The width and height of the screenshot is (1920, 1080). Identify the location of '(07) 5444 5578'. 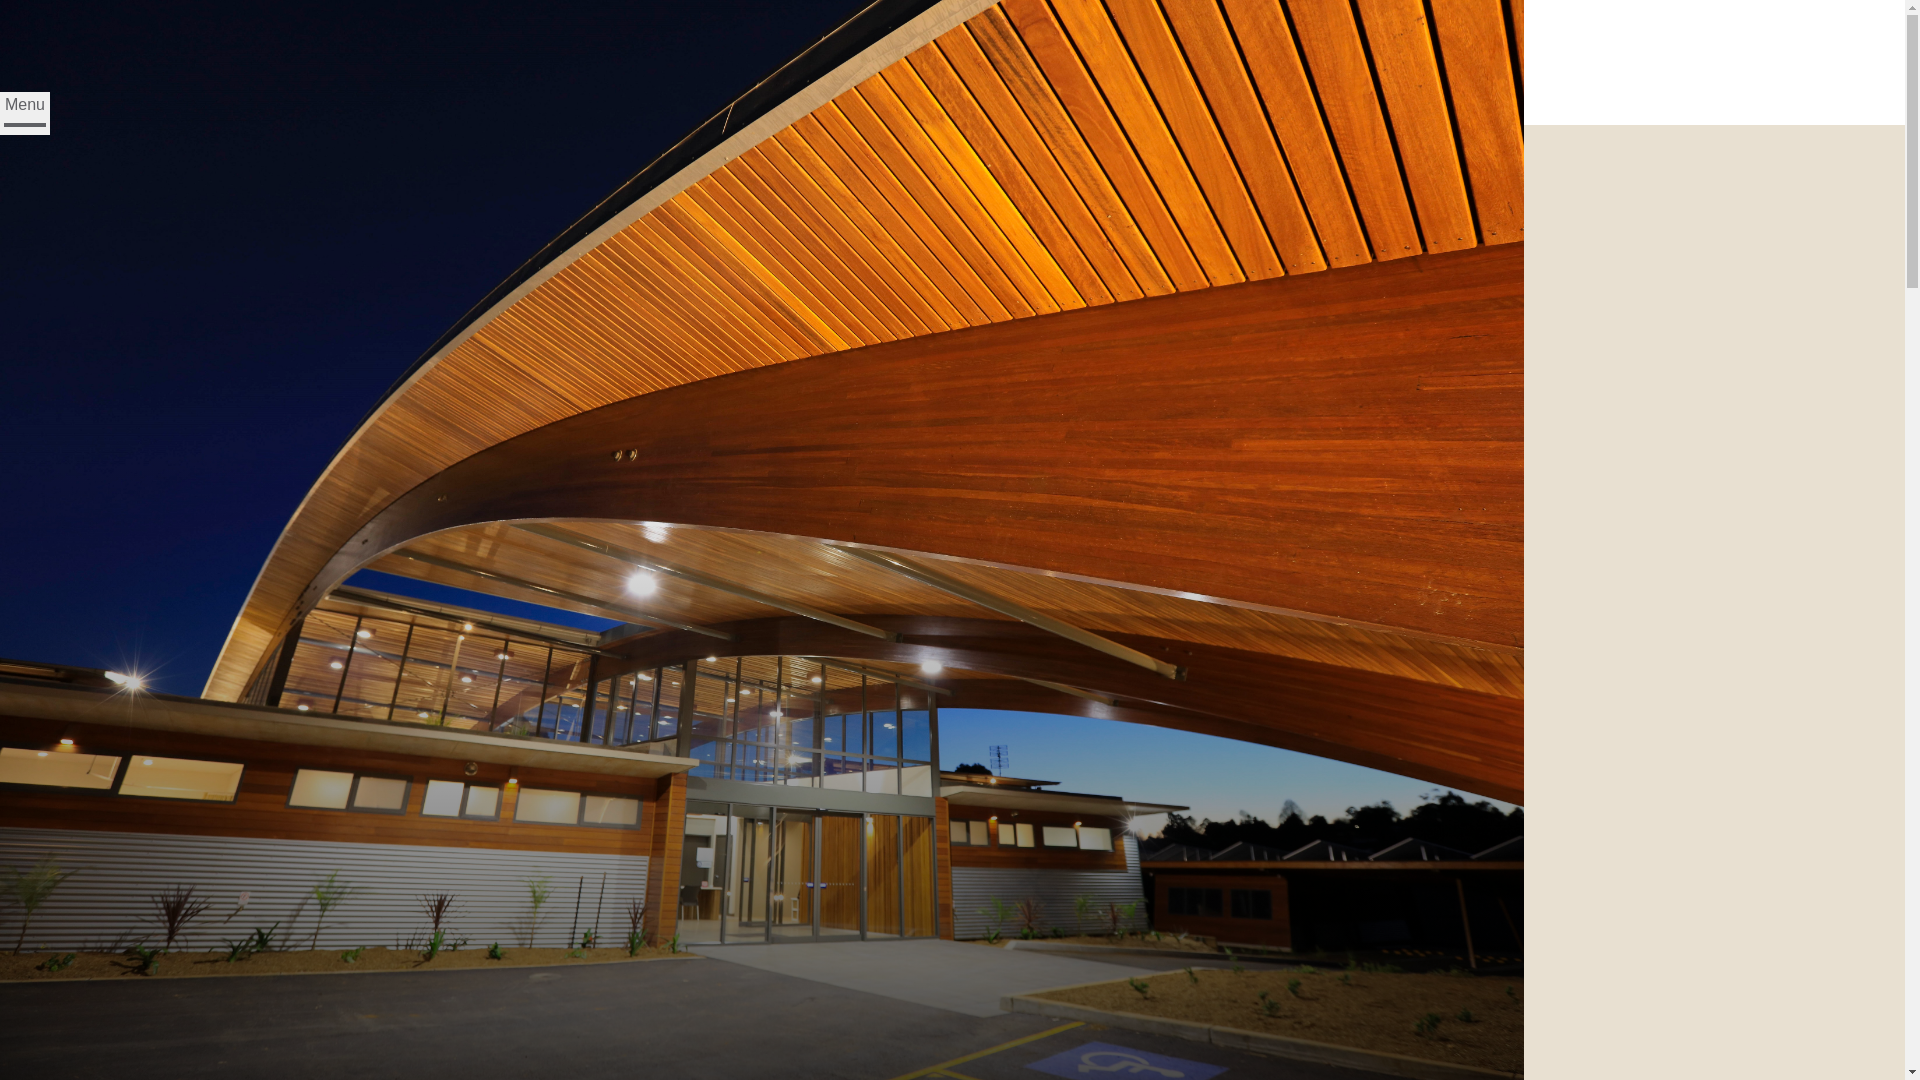
(0, 81).